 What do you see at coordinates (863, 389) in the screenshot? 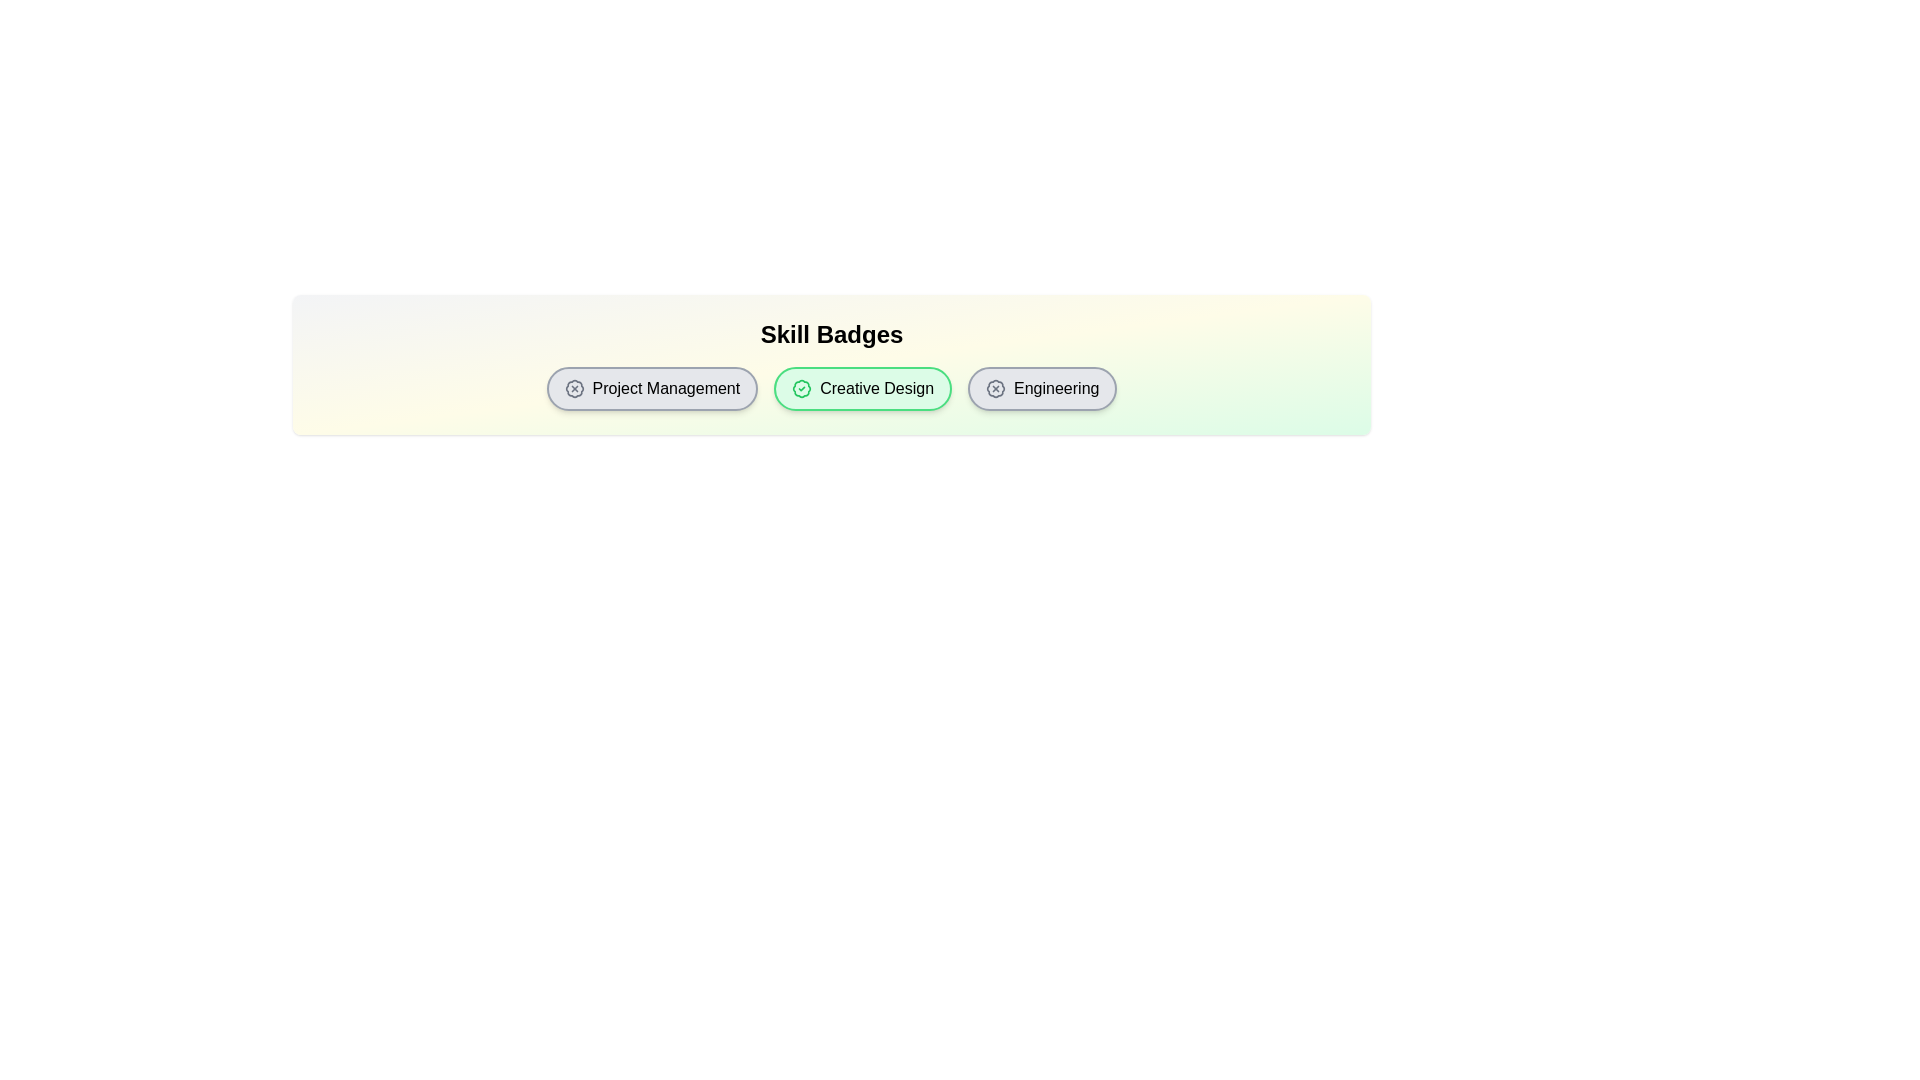
I see `the skill badge labeled Creative Design` at bounding box center [863, 389].